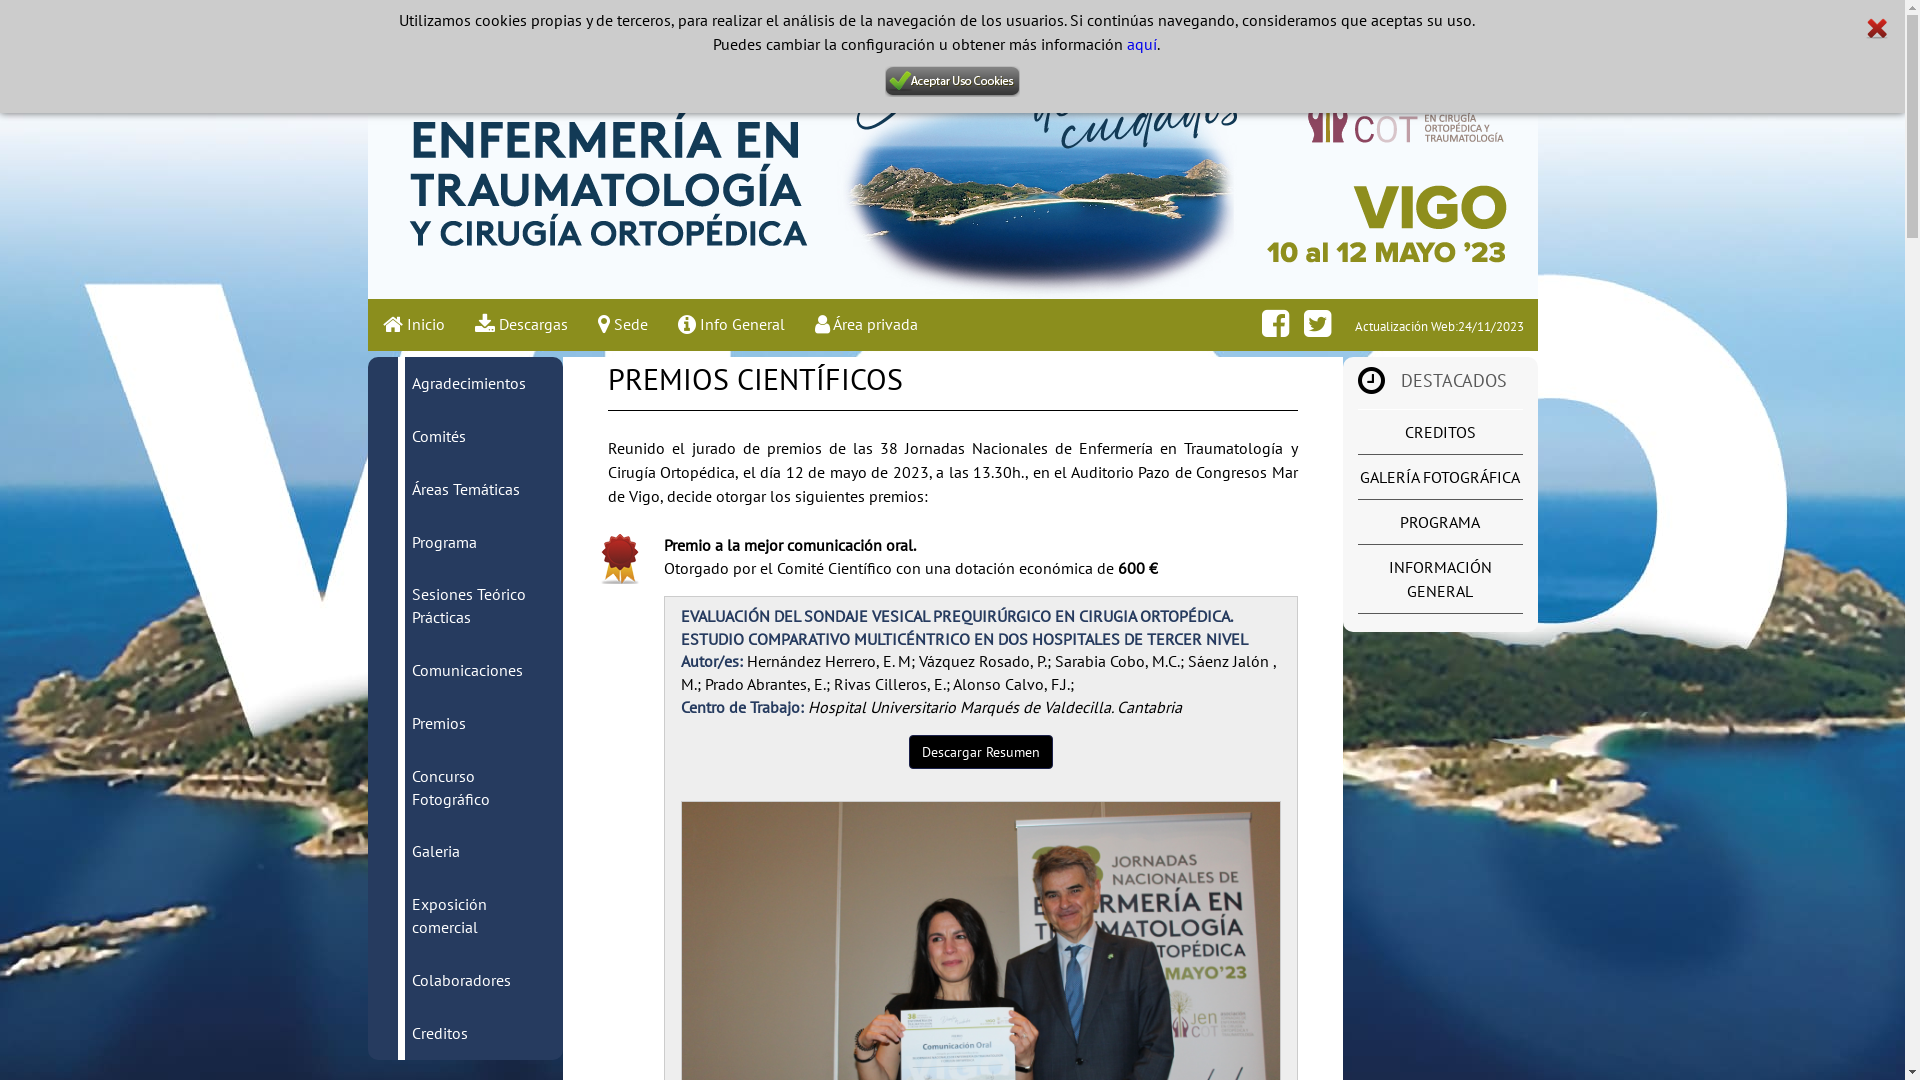 Image resolution: width=1920 pixels, height=1080 pixels. I want to click on 'Aceptar uso de cookies', so click(951, 80).